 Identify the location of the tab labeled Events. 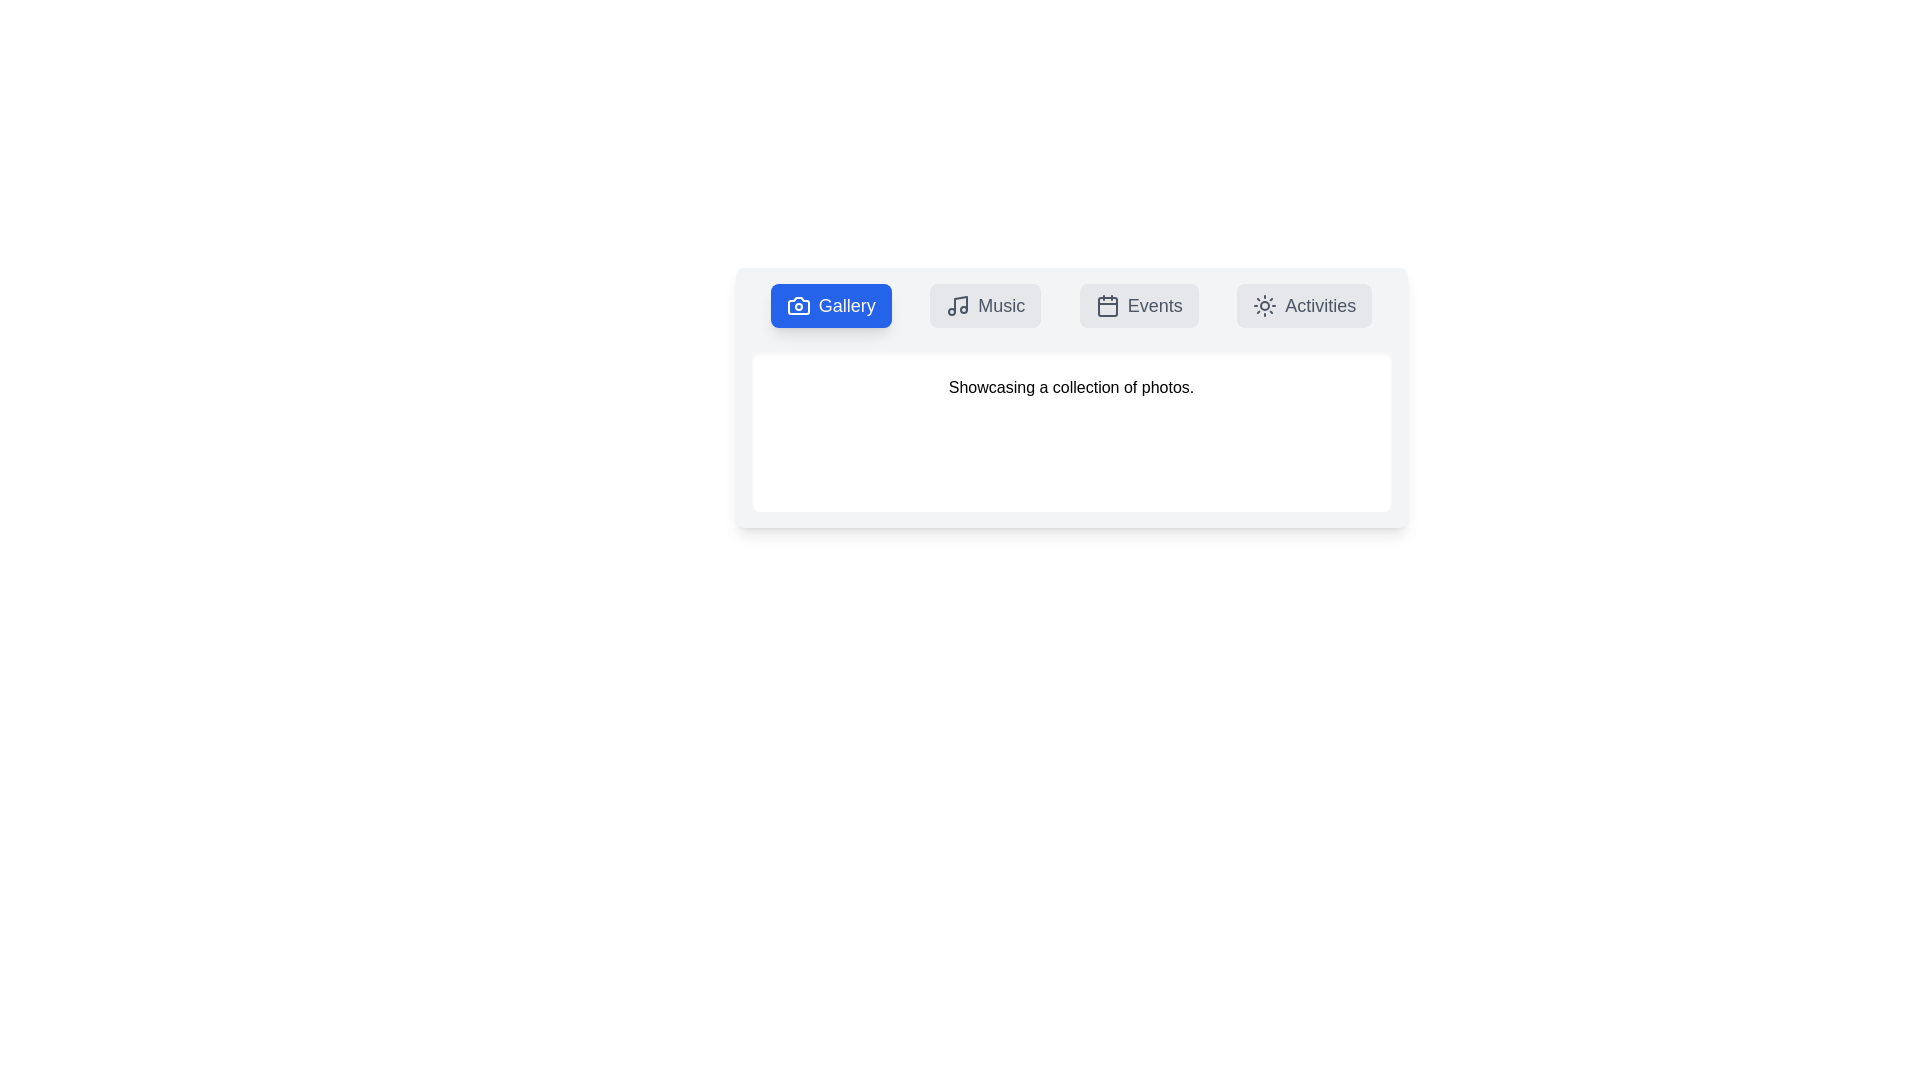
(1138, 305).